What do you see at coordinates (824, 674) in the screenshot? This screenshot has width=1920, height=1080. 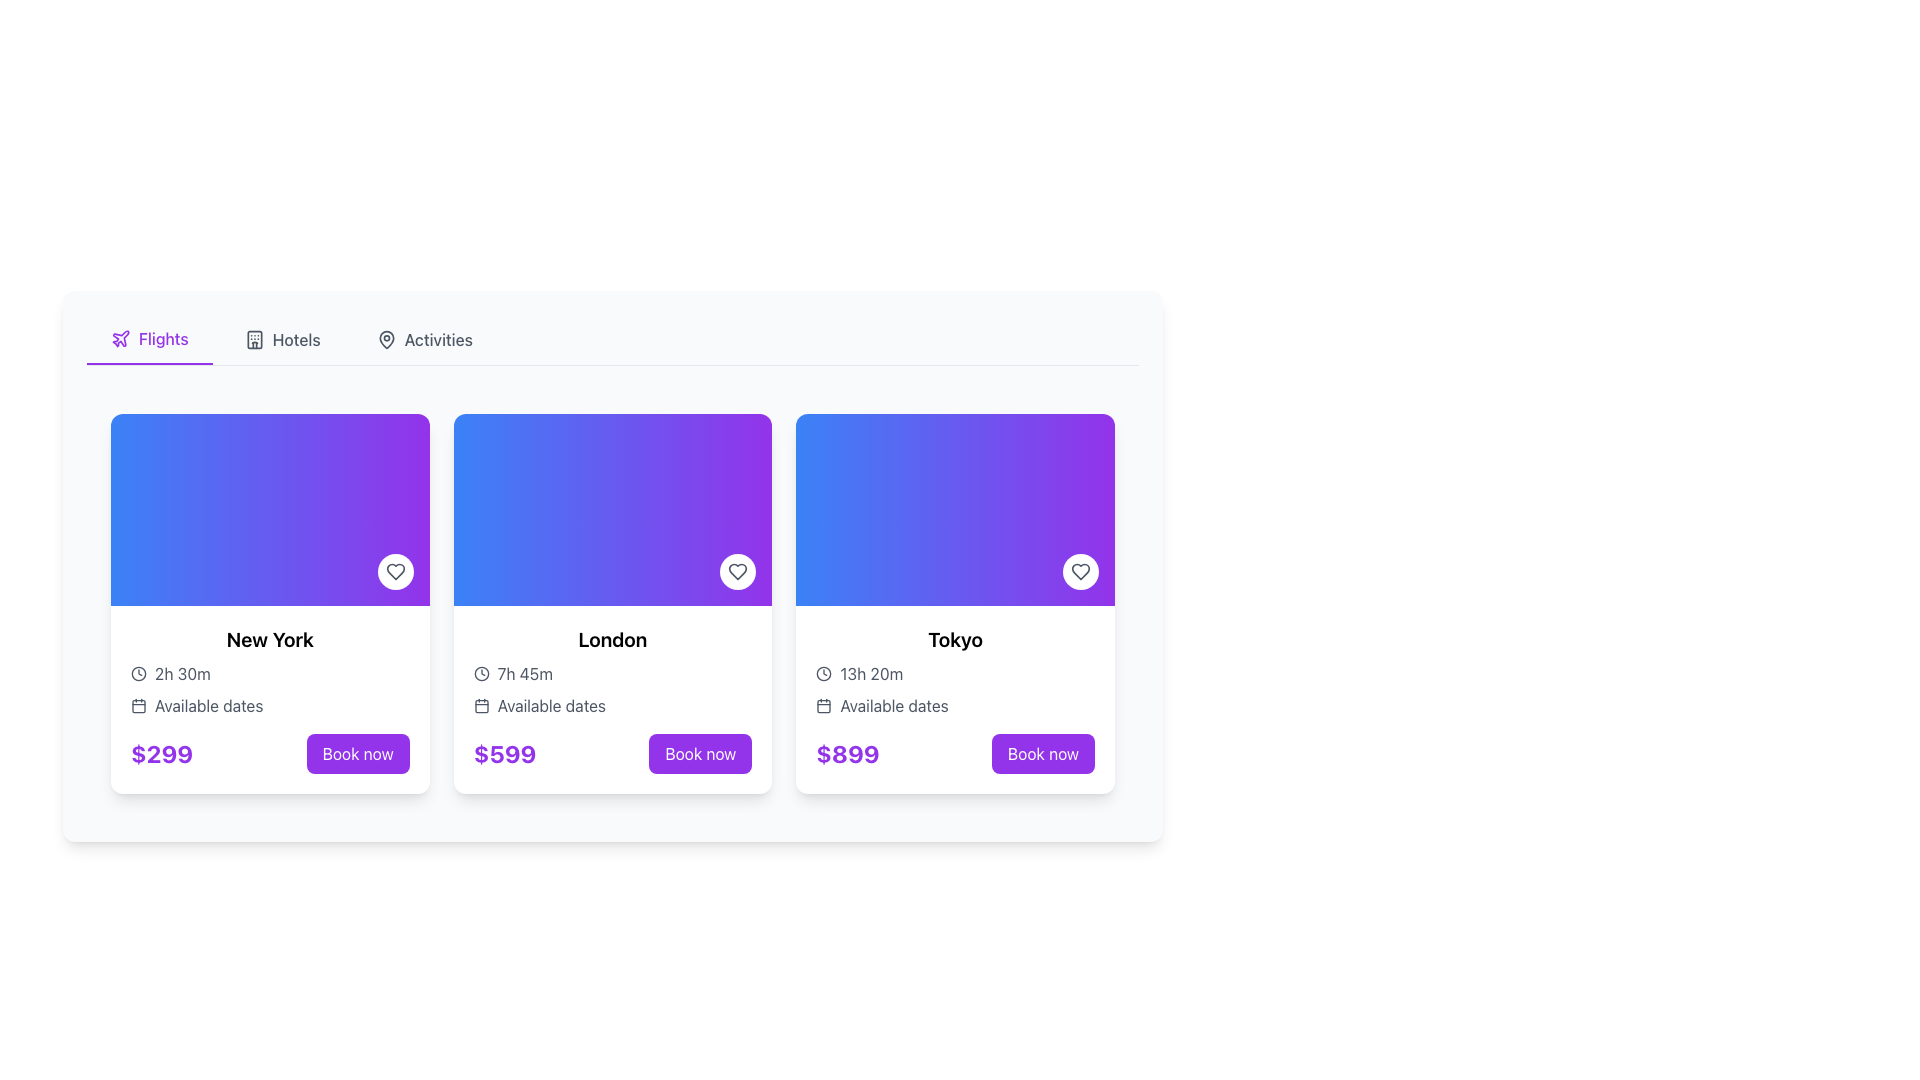 I see `the minimalist clock icon located in the 'Tokyo' card, which is positioned to the left of the text '13h 20m'` at bounding box center [824, 674].